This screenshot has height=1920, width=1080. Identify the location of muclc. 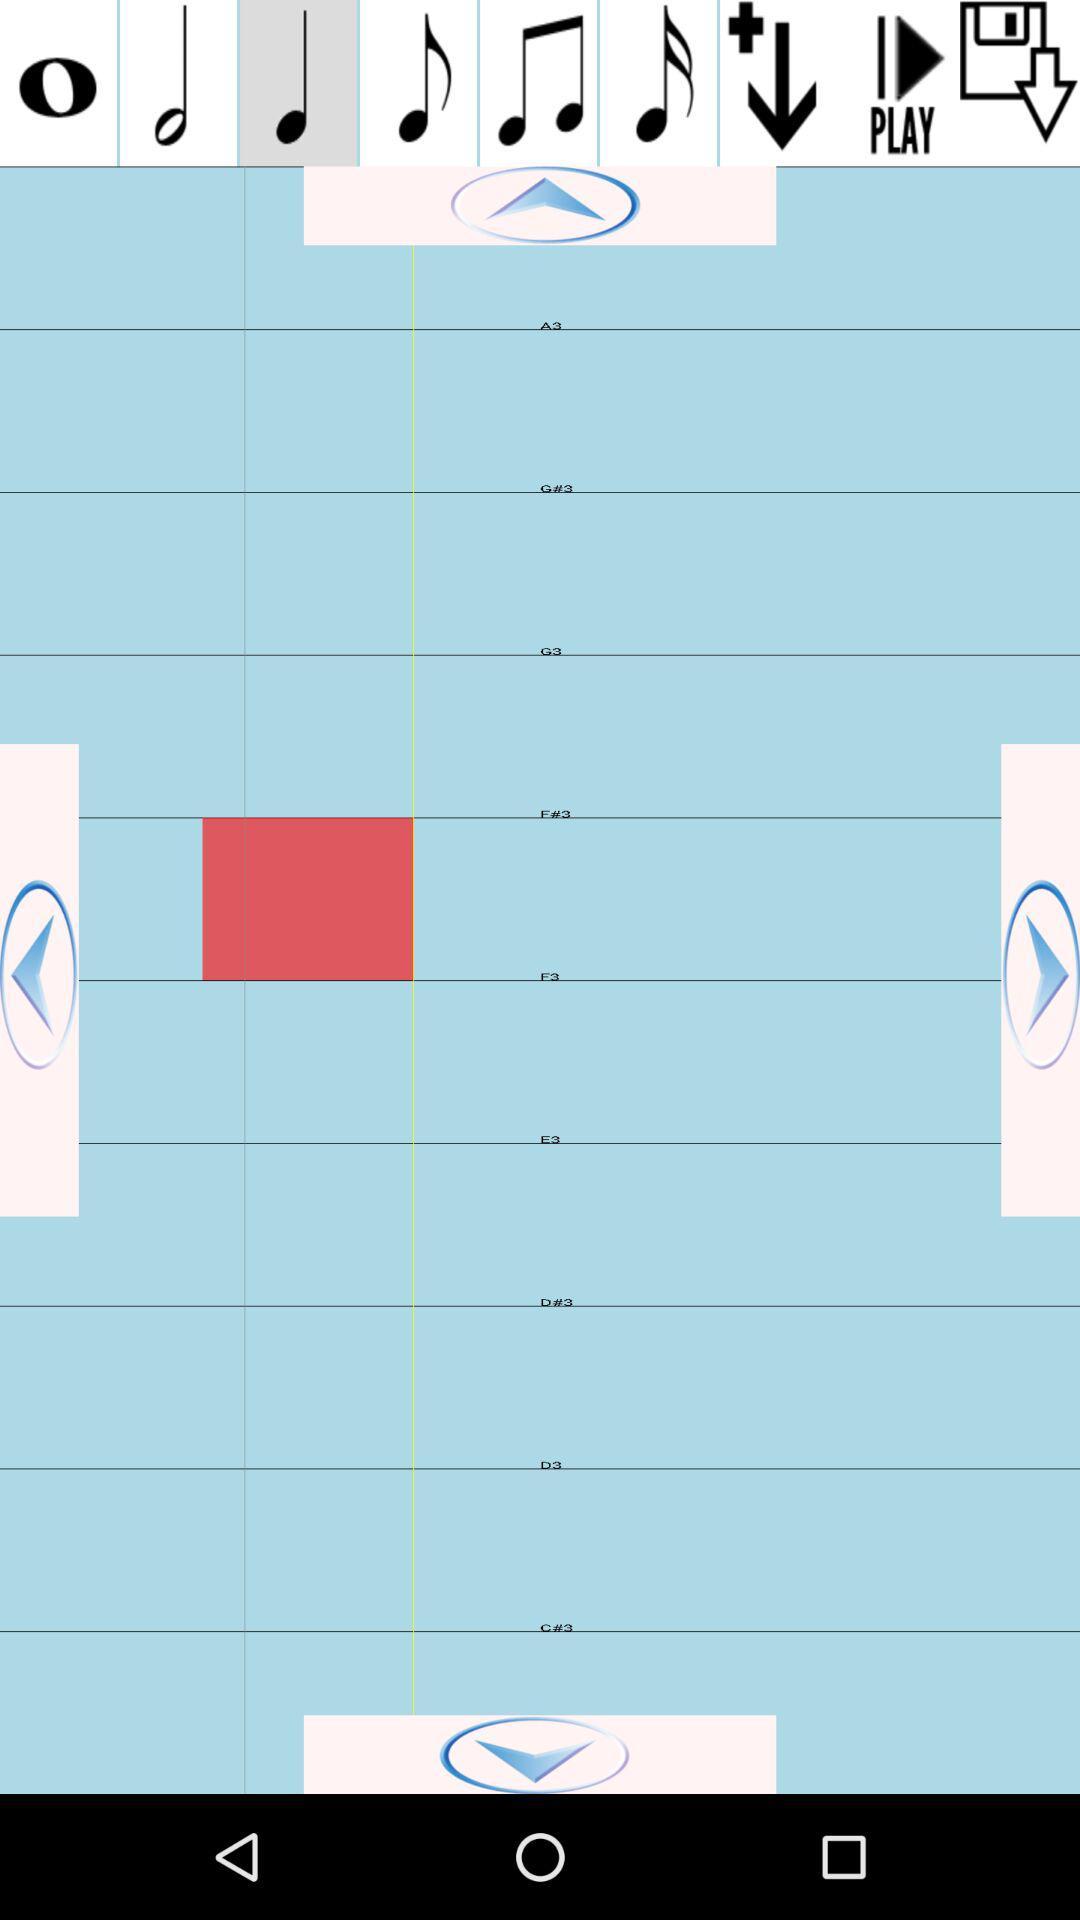
(537, 82).